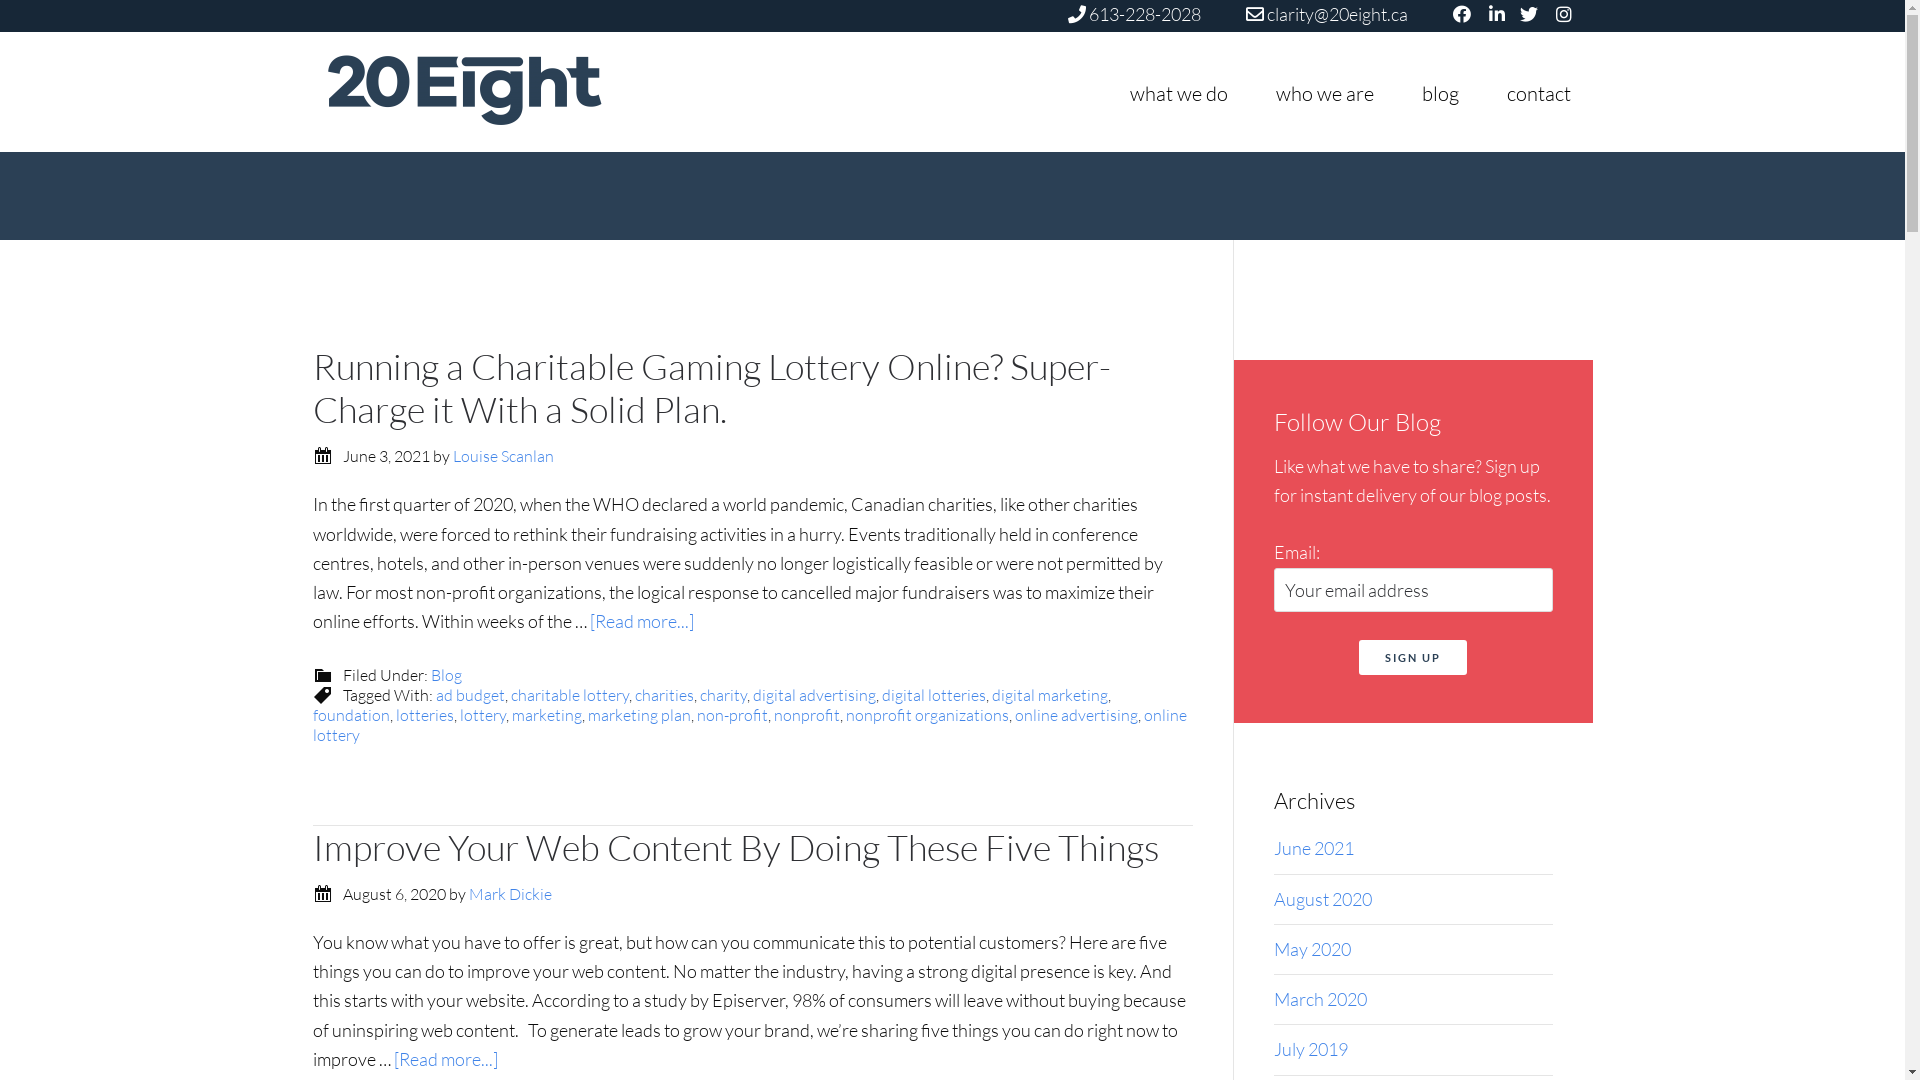 This screenshot has height=1080, width=1920. I want to click on 'what we do', so click(1179, 93).